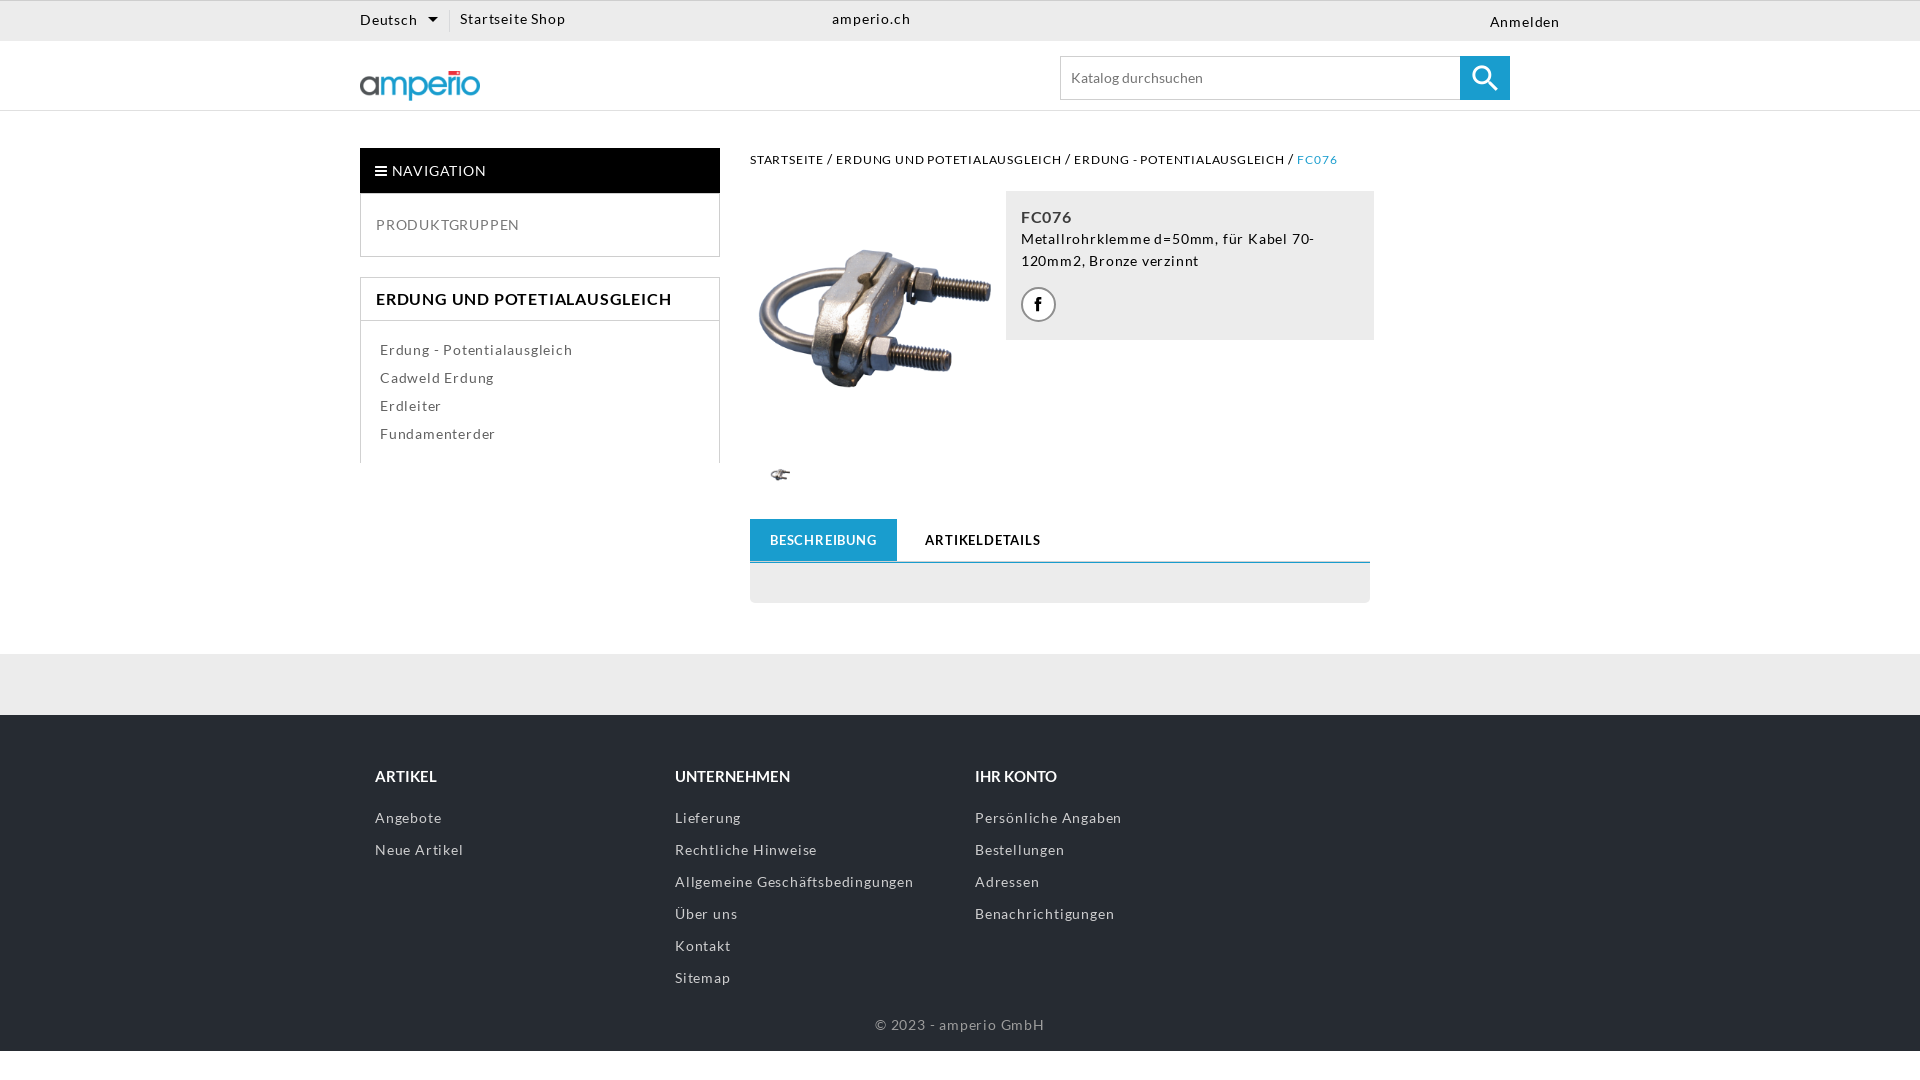 The width and height of the screenshot is (1920, 1080). What do you see at coordinates (1007, 880) in the screenshot?
I see `'Adressen'` at bounding box center [1007, 880].